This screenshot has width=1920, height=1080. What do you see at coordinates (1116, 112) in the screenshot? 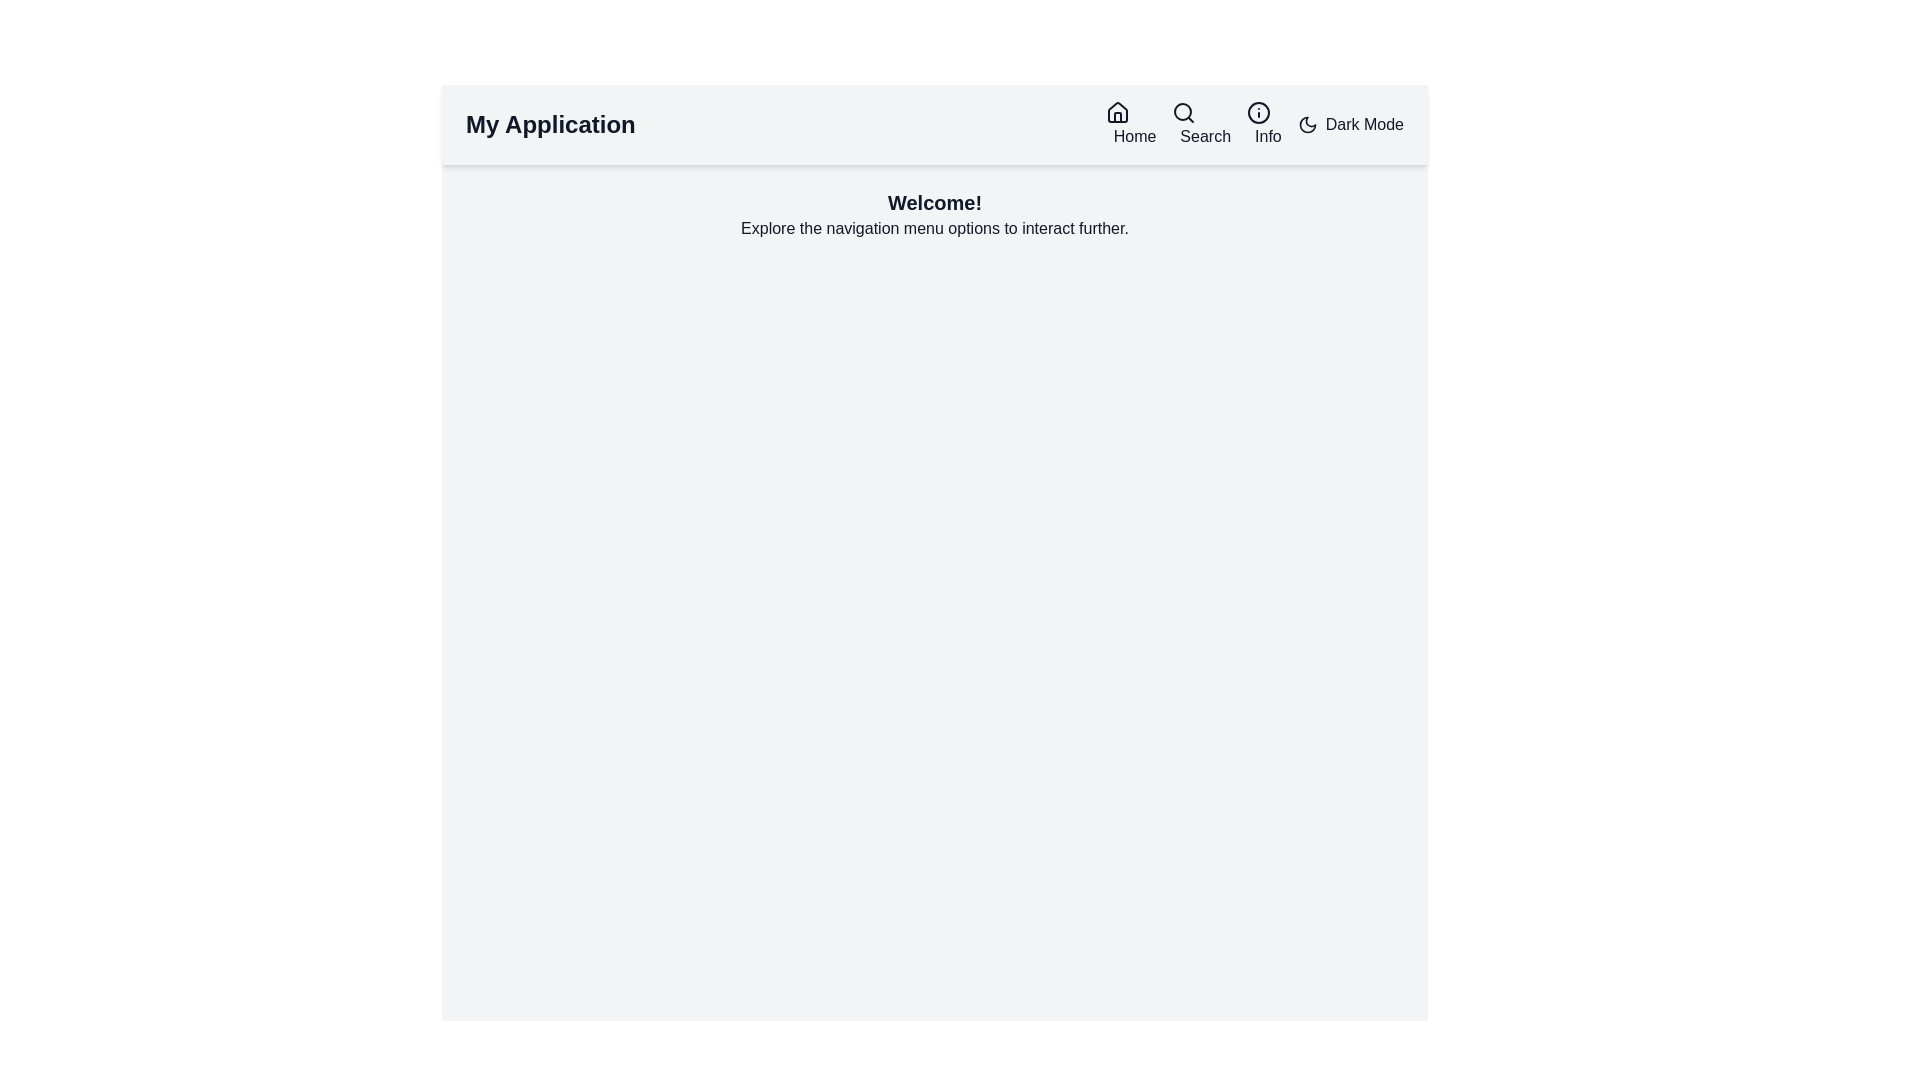
I see `the 'Home' navigation icon located in the top navigation bar` at bounding box center [1116, 112].